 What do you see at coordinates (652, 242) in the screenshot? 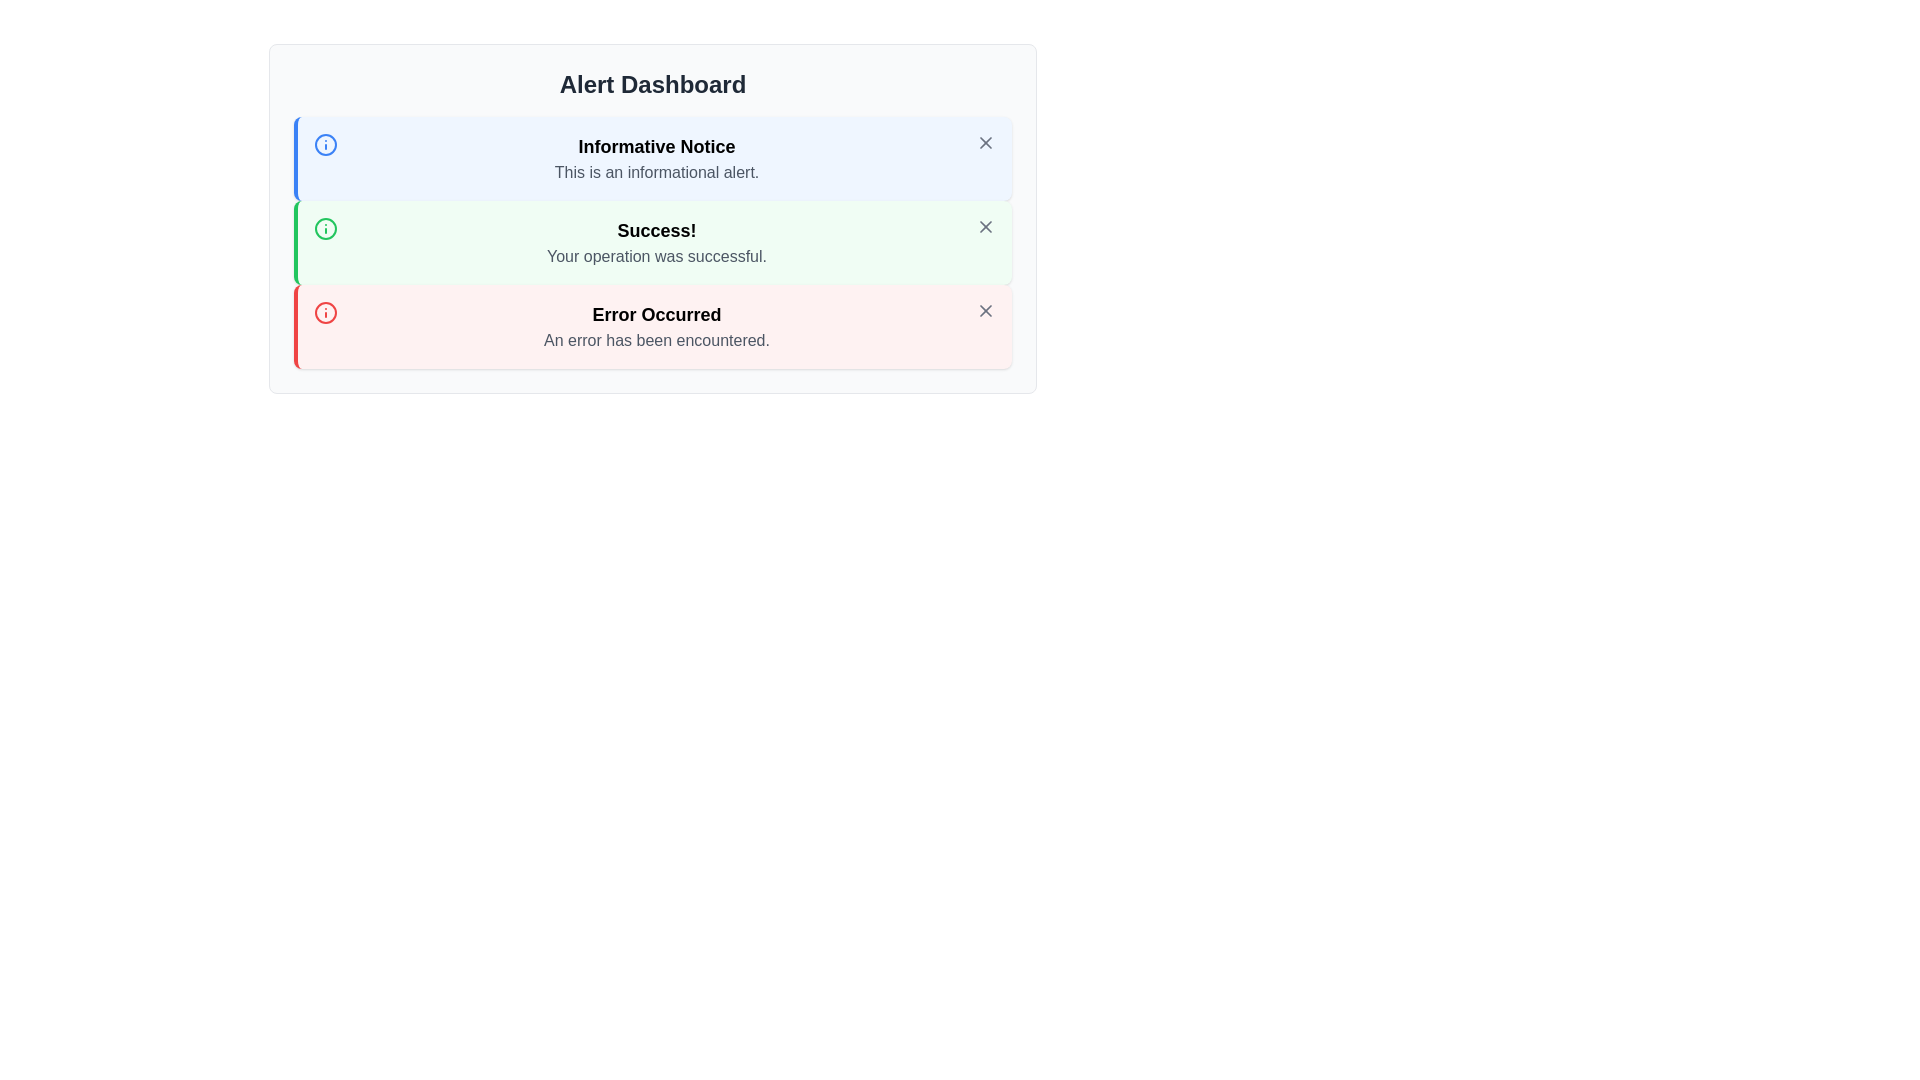
I see `the Informational Alert displaying the success message 'Success! Your operation was successful.' which has a green left border and light green background` at bounding box center [652, 242].